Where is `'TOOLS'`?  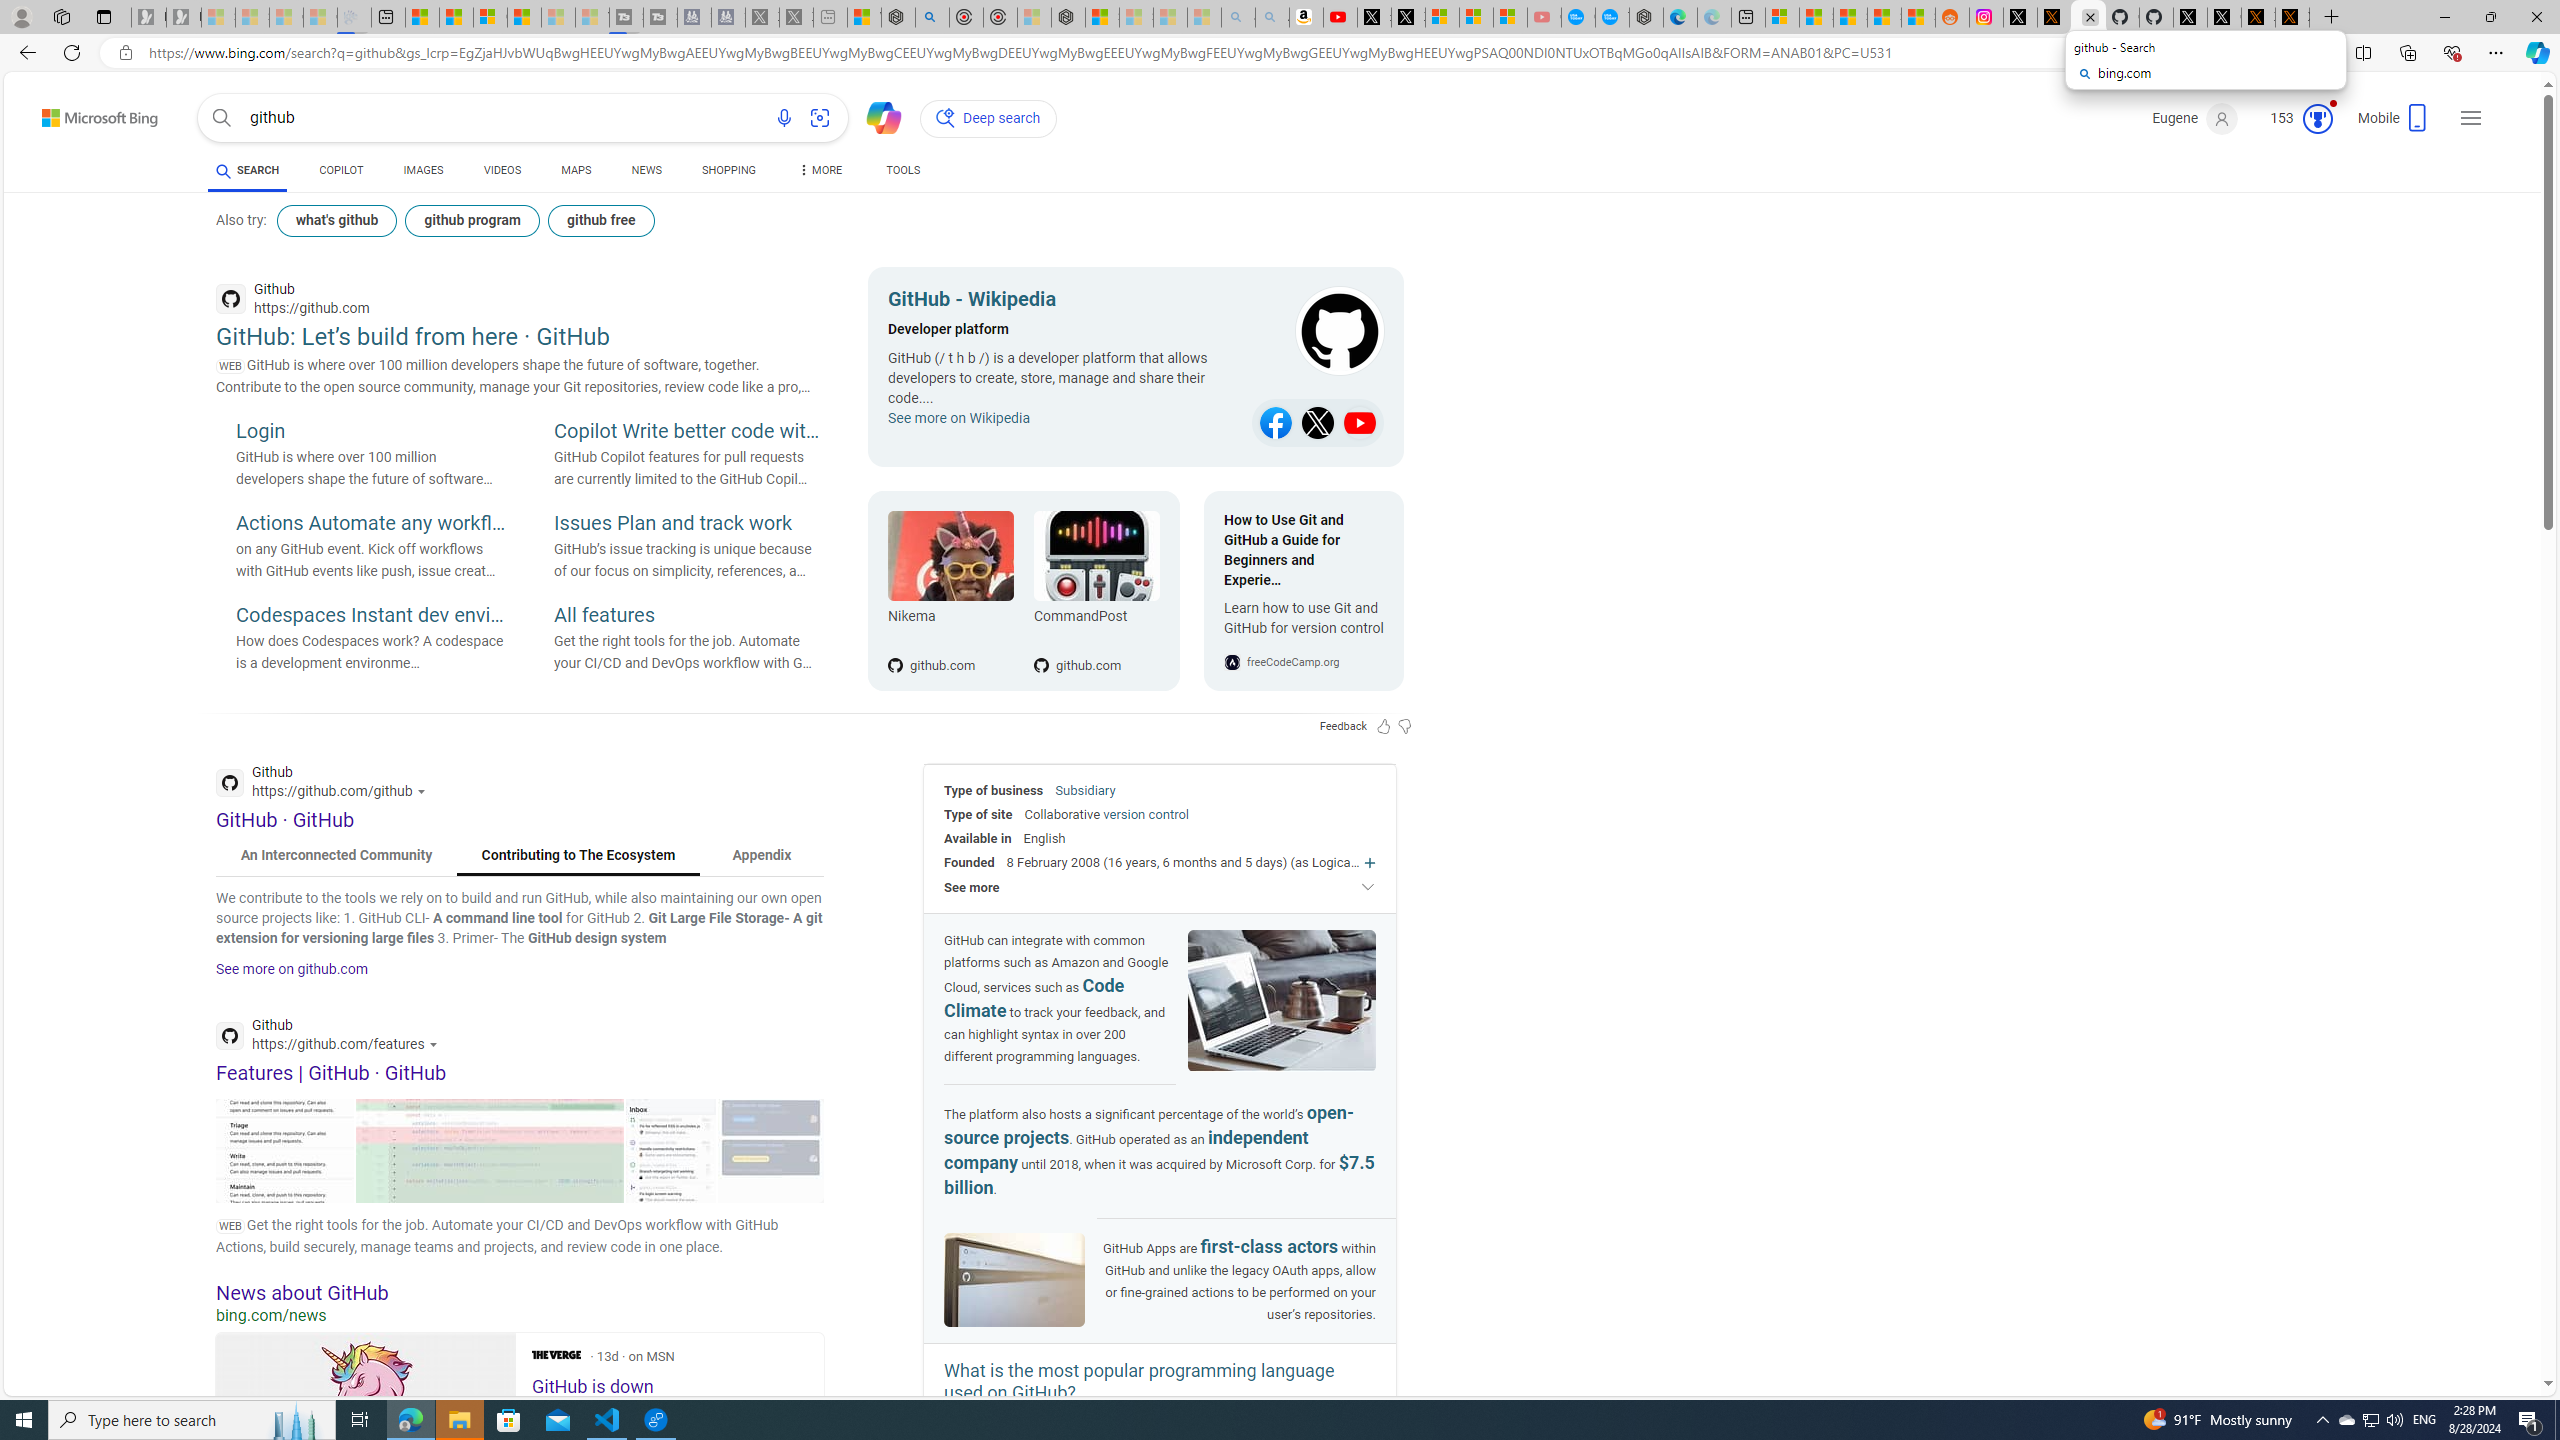 'TOOLS' is located at coordinates (901, 169).